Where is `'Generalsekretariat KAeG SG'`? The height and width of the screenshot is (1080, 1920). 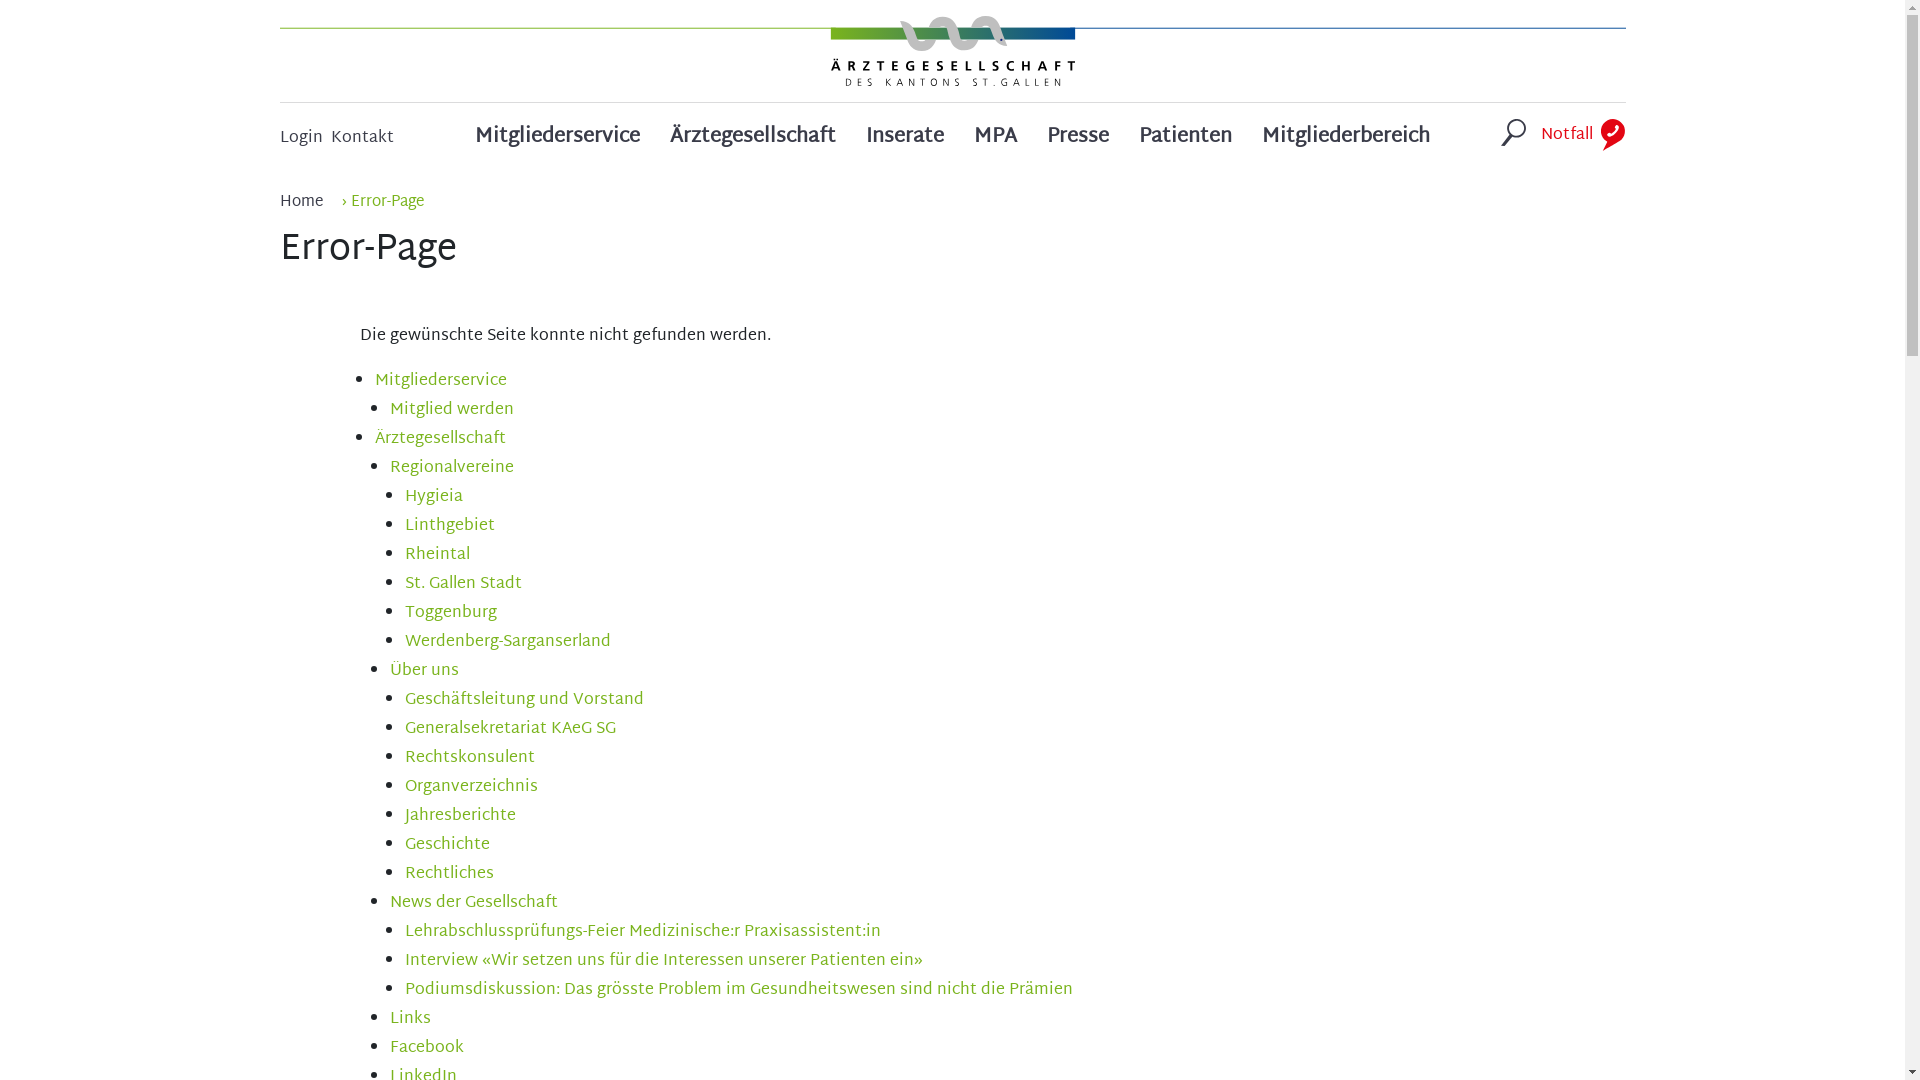 'Generalsekretariat KAeG SG' is located at coordinates (509, 729).